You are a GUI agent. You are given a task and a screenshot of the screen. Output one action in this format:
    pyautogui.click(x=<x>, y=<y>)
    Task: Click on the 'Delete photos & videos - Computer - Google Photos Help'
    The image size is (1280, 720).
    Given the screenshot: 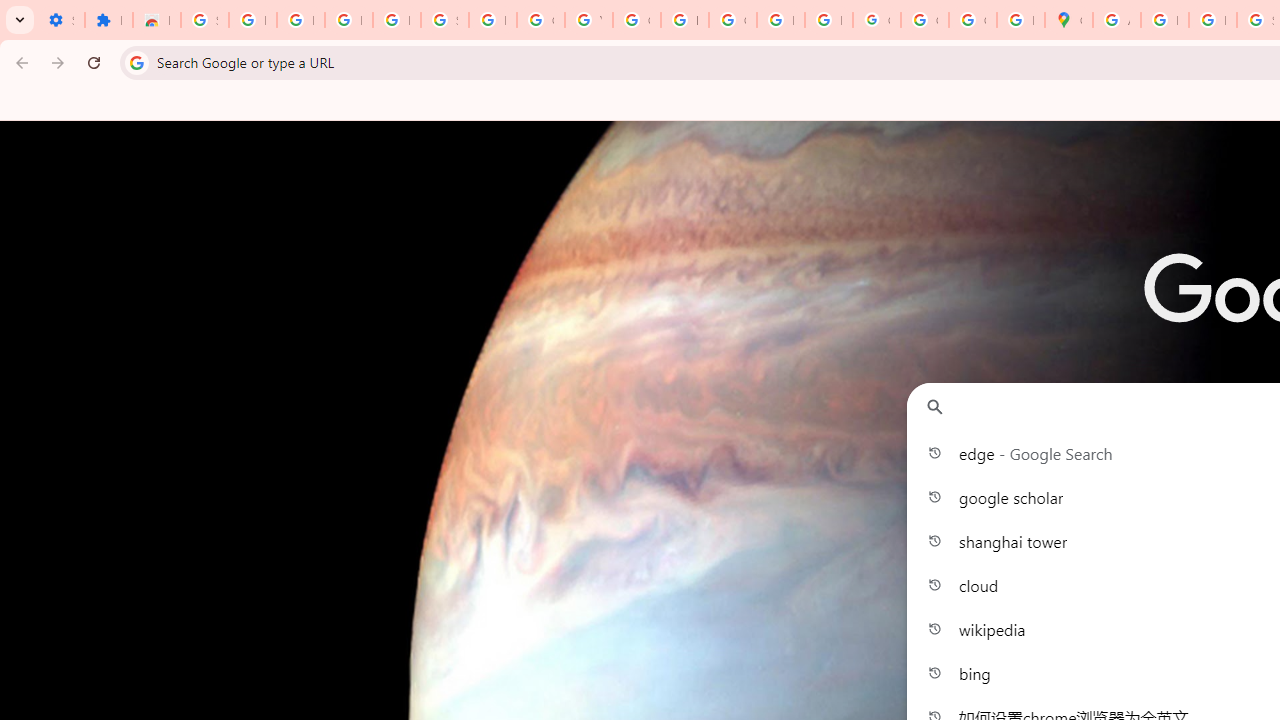 What is the action you would take?
    pyautogui.click(x=299, y=20)
    